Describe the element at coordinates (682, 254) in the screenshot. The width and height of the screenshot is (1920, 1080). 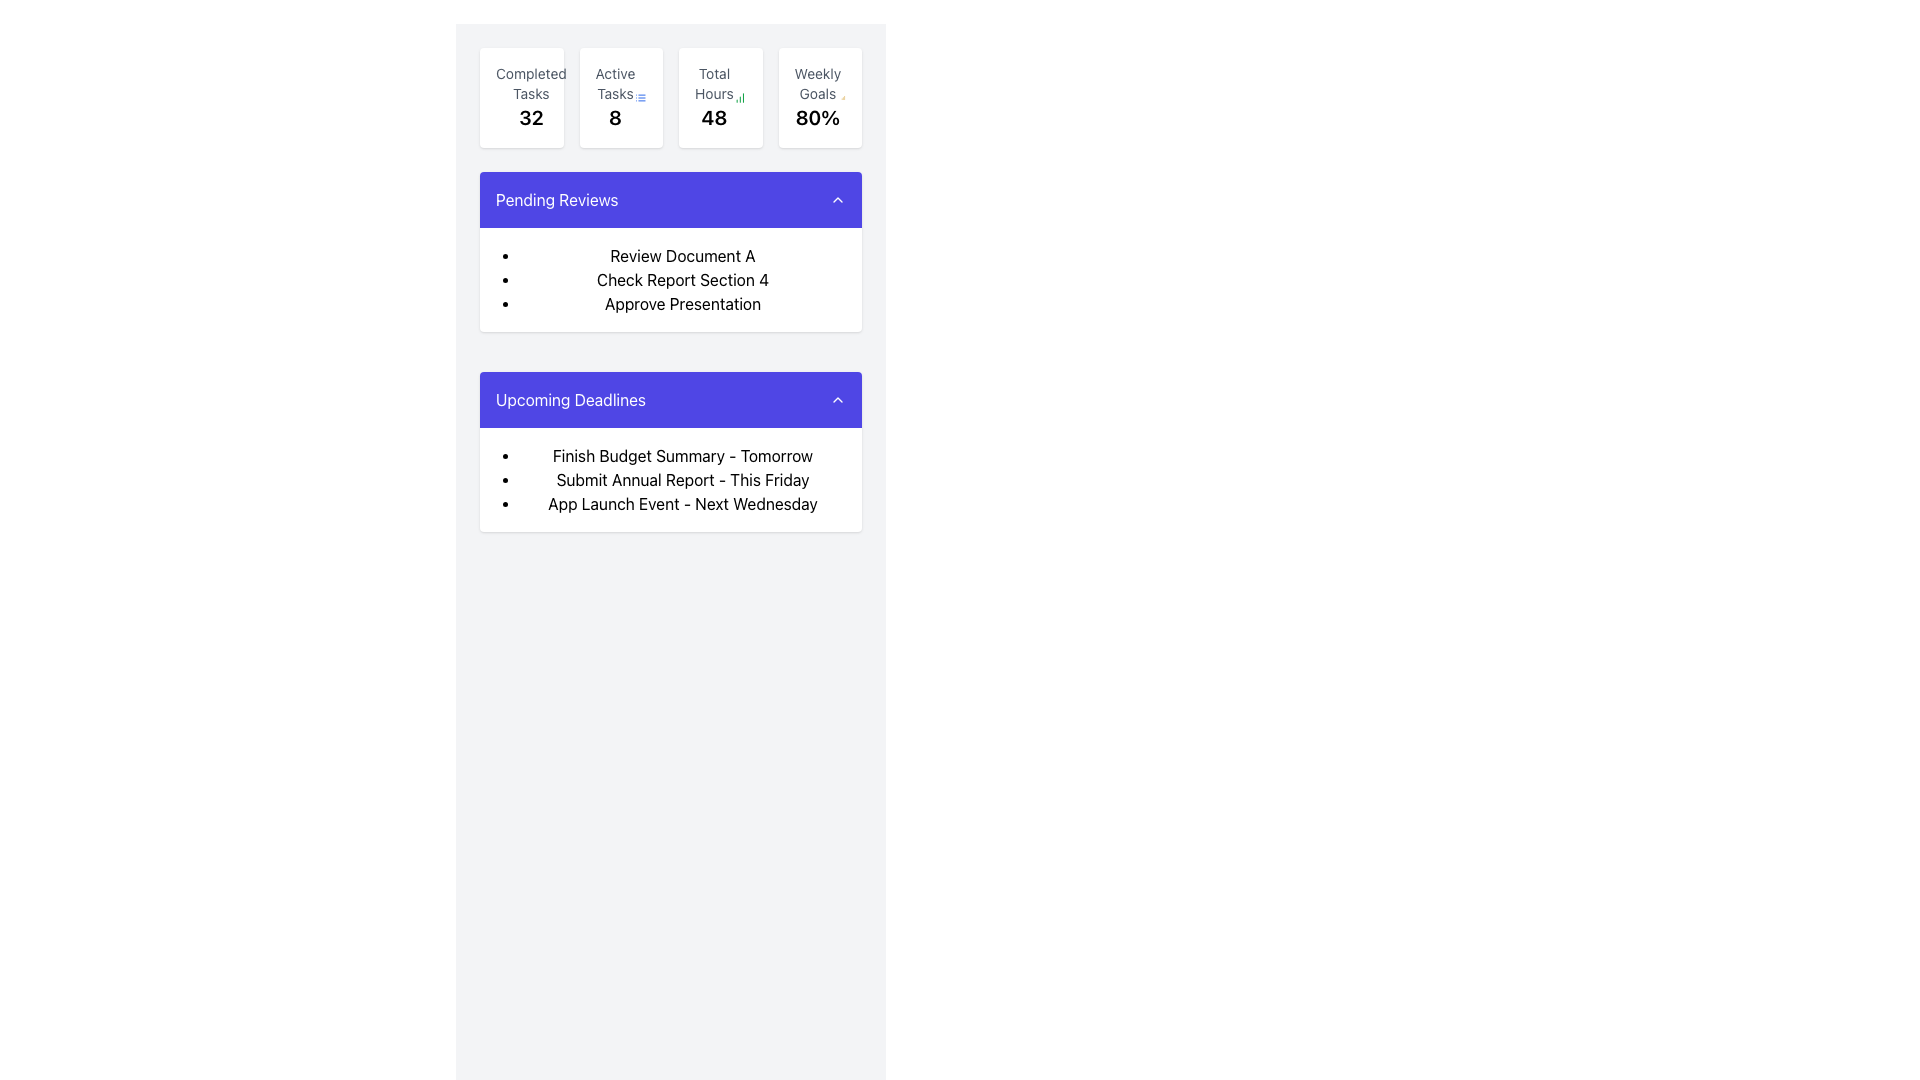
I see `the text label 'Review Document A', which is the first item in the bulleted list within the card titled 'Pending Reviews'` at that location.